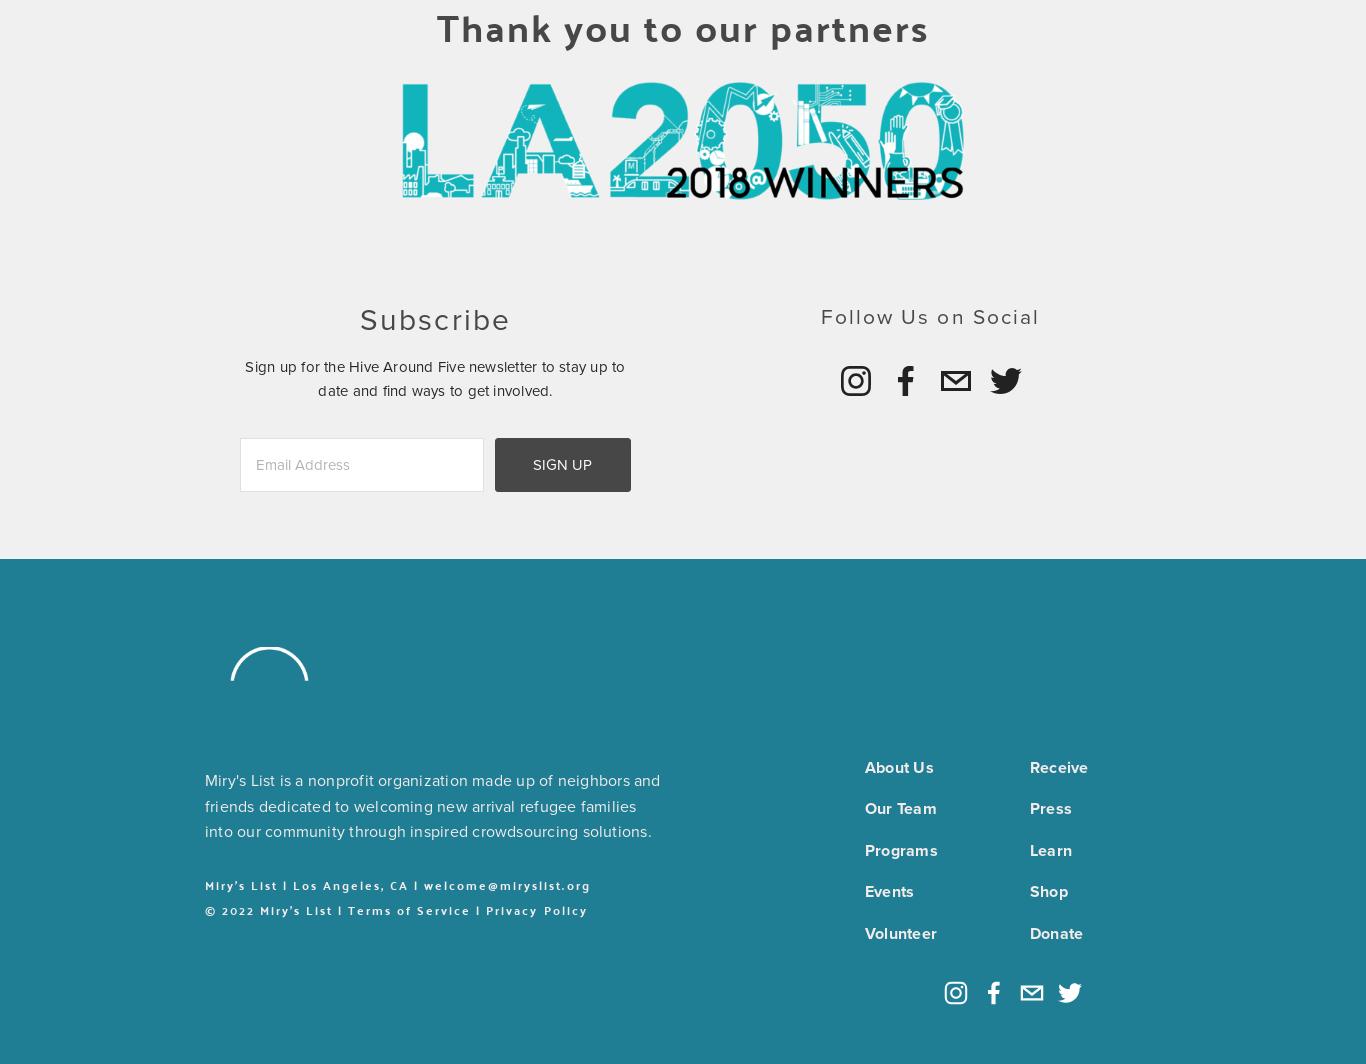 The height and width of the screenshot is (1064, 1366). I want to click on 'Miry's List | Los Angeles, CA |', so click(204, 883).